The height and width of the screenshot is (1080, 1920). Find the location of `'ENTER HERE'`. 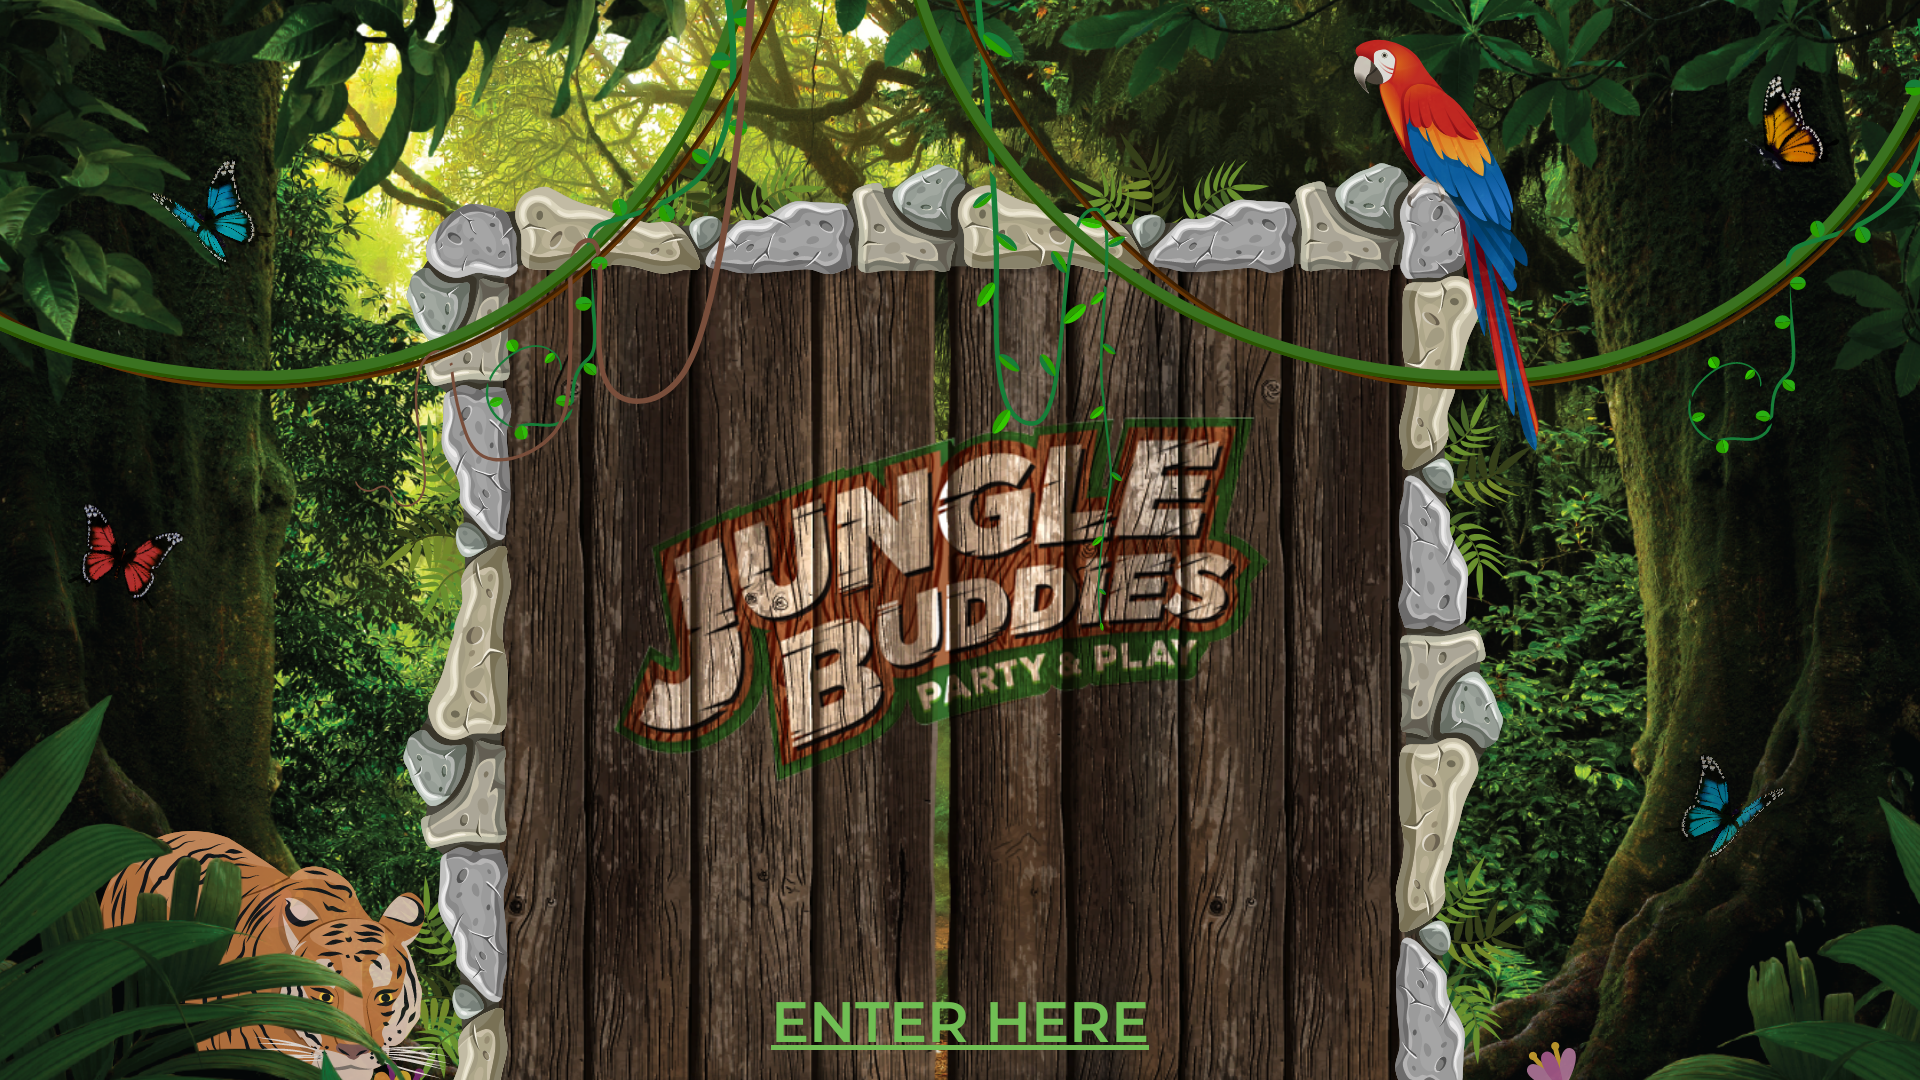

'ENTER HERE' is located at coordinates (960, 1021).